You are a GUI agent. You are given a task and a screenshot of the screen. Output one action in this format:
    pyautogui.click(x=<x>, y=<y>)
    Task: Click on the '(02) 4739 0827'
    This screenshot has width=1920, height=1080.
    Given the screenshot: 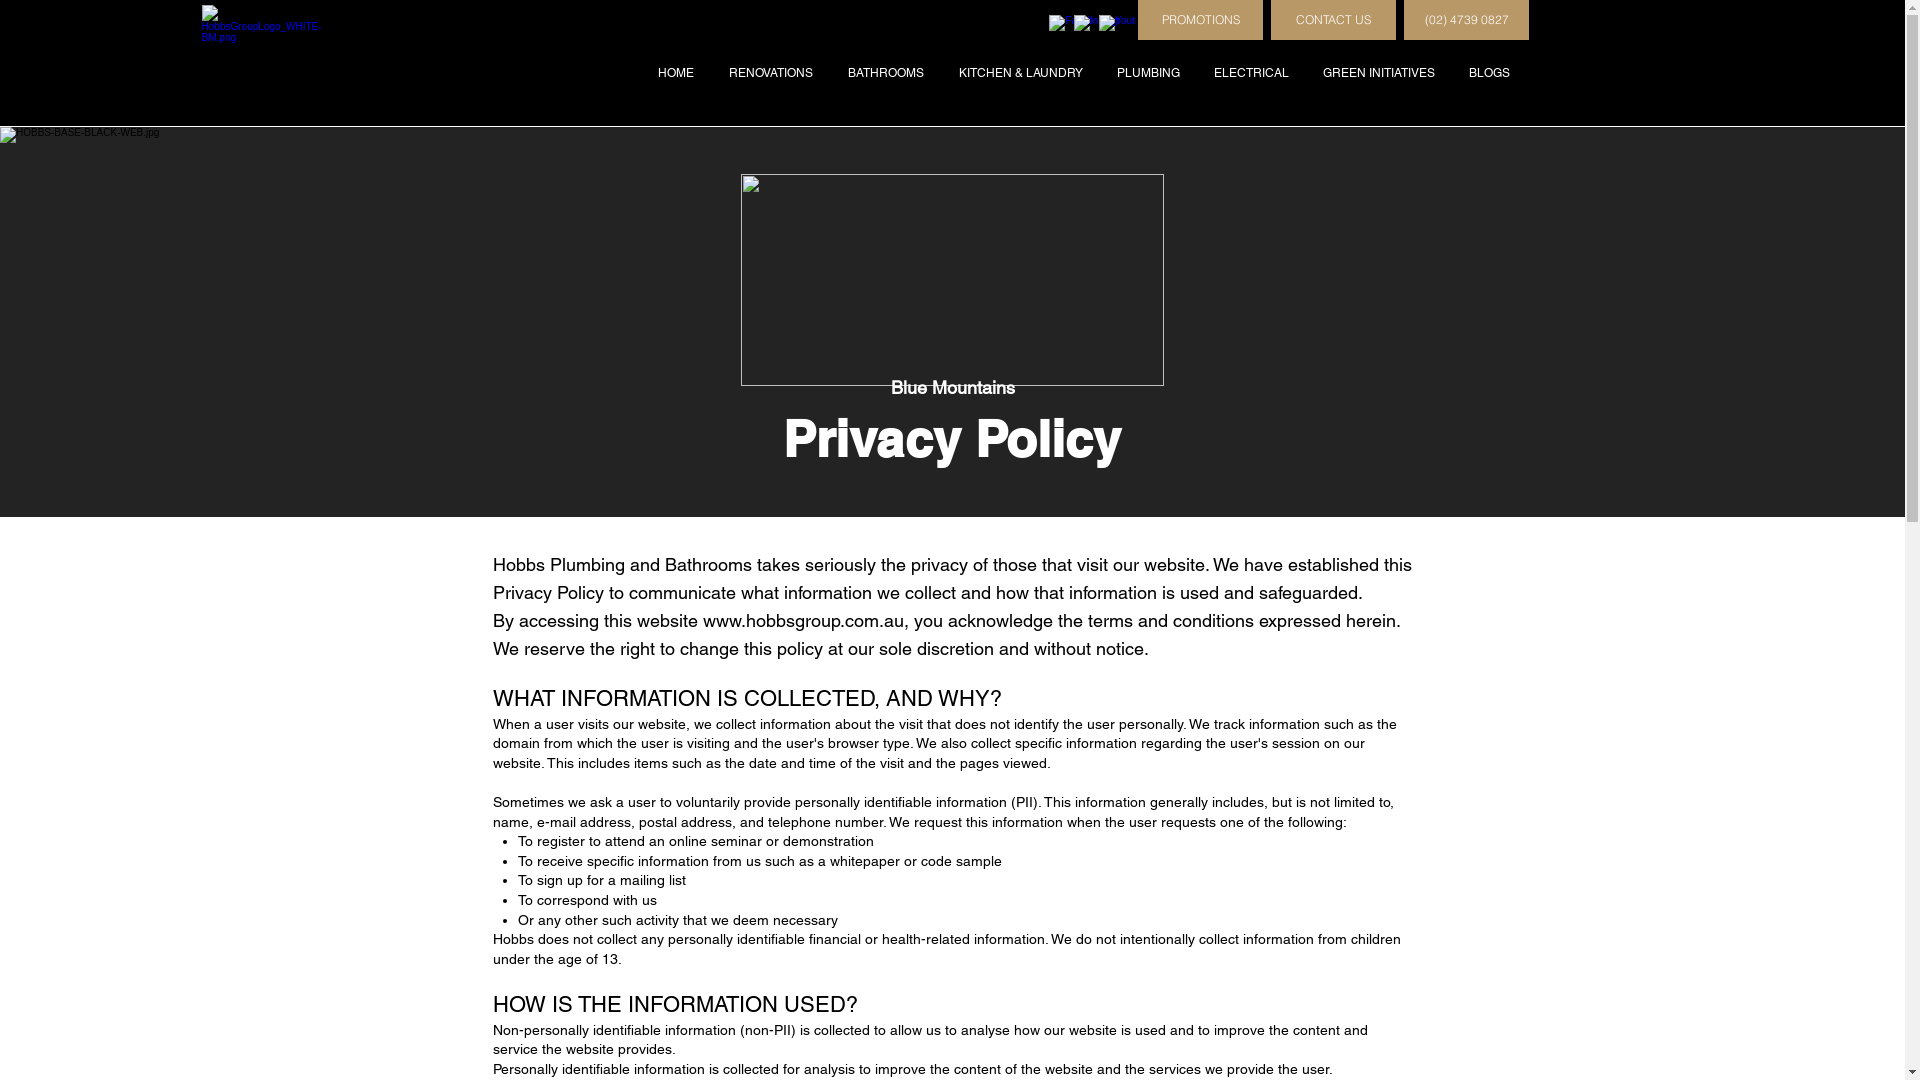 What is the action you would take?
    pyautogui.click(x=1466, y=19)
    